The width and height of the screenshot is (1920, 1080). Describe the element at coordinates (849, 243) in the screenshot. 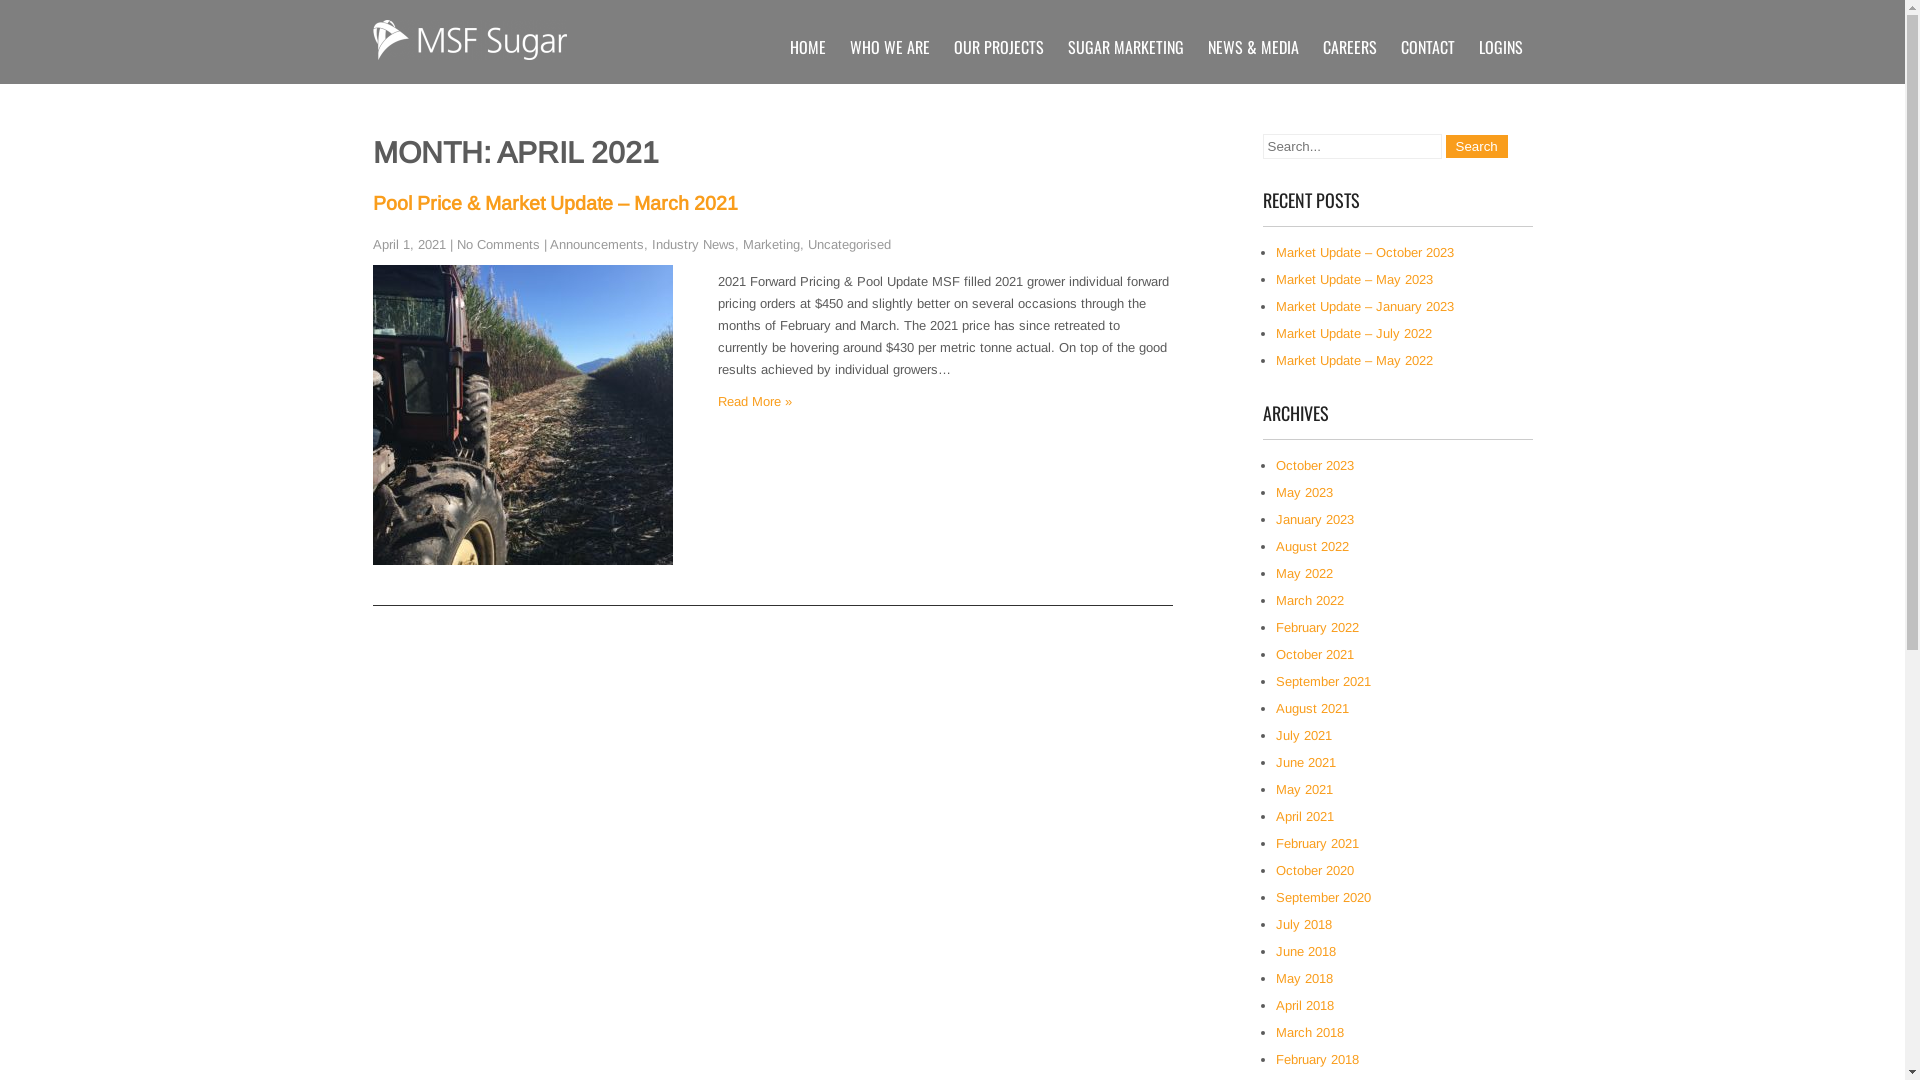

I see `'Uncategorised'` at that location.